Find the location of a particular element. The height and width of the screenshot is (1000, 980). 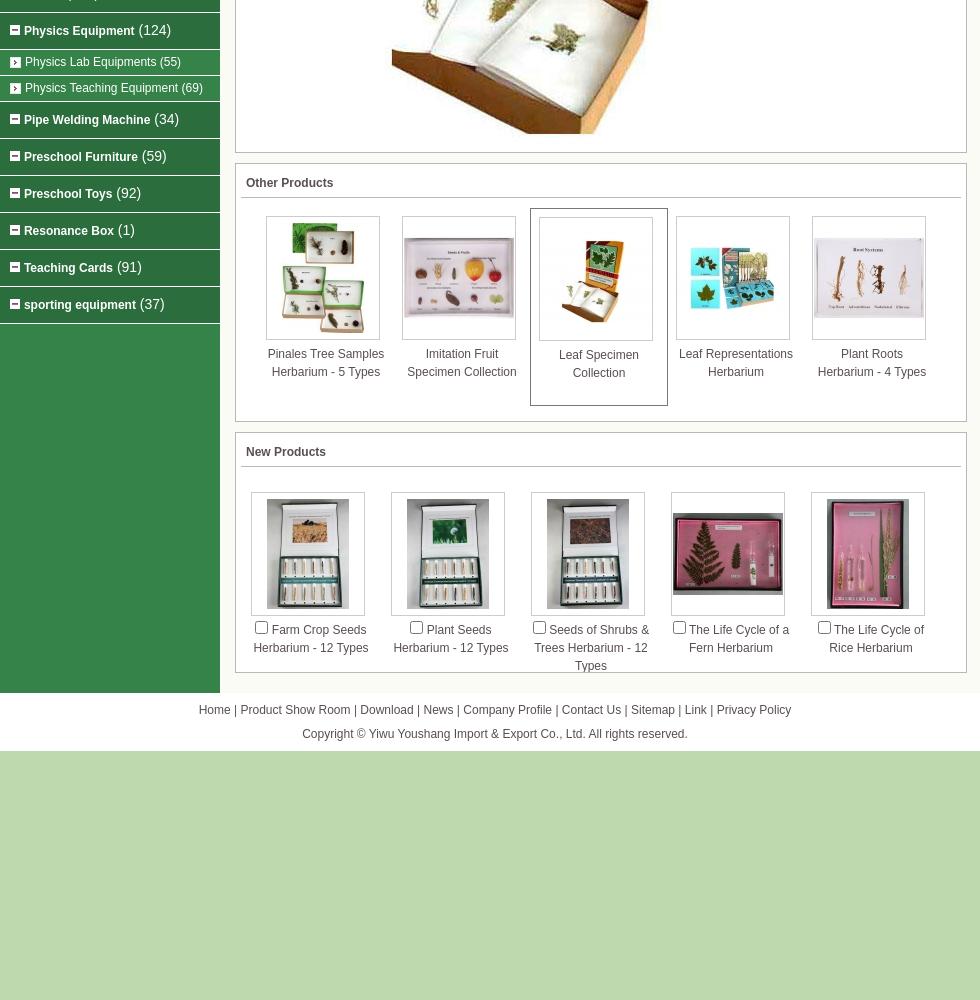

'(124)' is located at coordinates (133, 30).